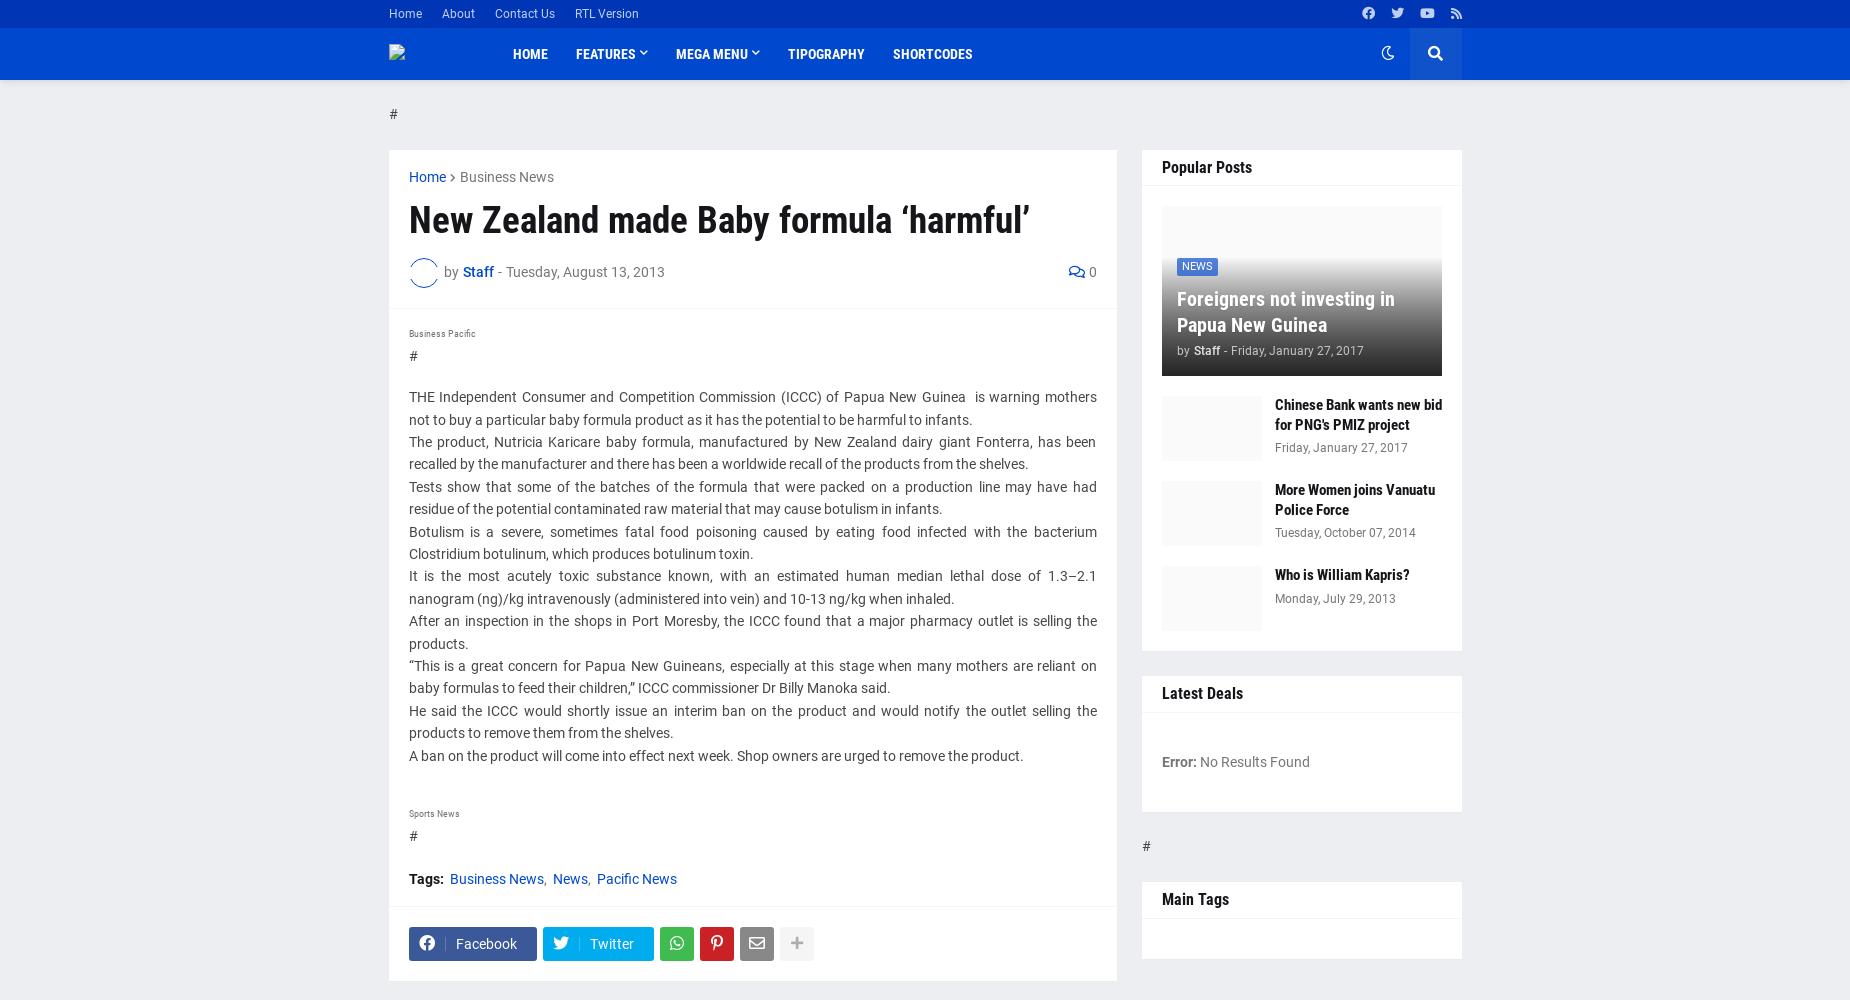 The image size is (1850, 1000). I want to click on 'Get COVD-19 Vaccine and you go into draw to Win a Nissan Patrol Vehicle', so click(619, 260).